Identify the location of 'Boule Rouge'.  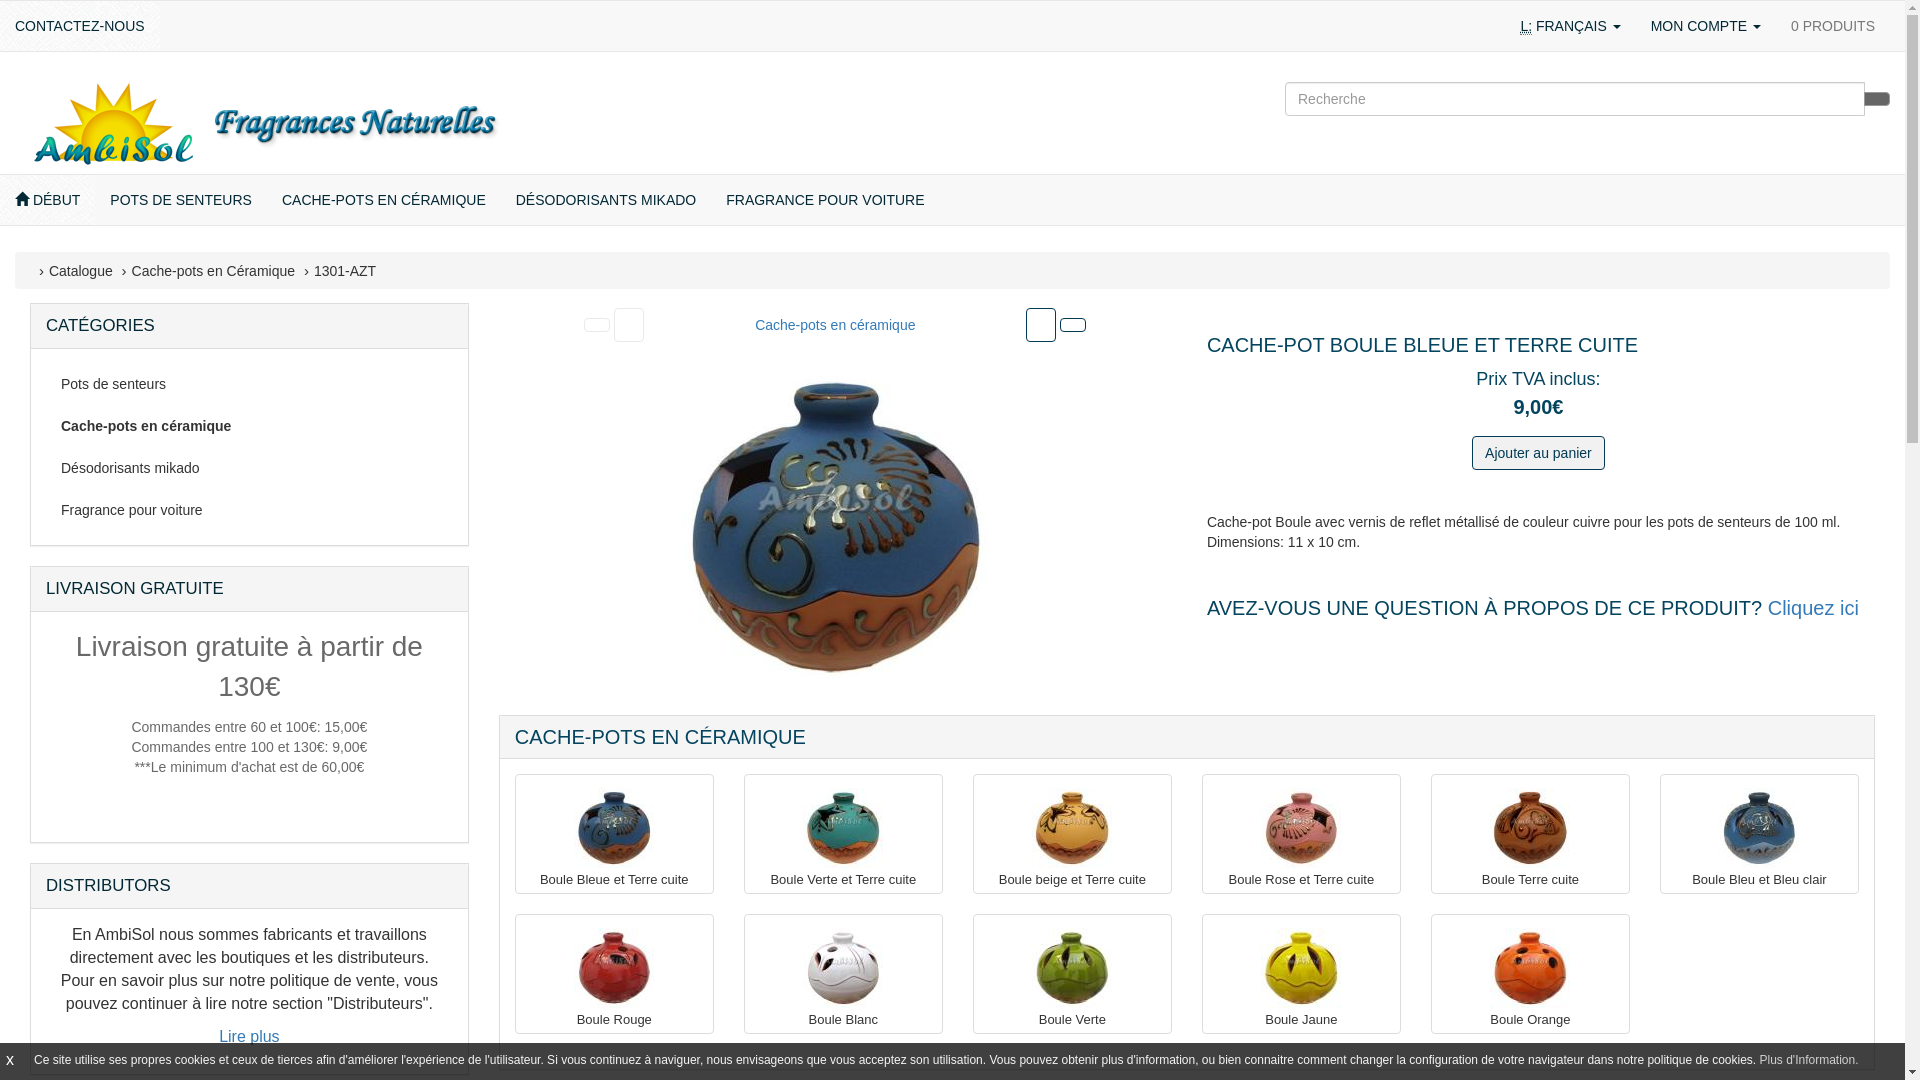
(613, 967).